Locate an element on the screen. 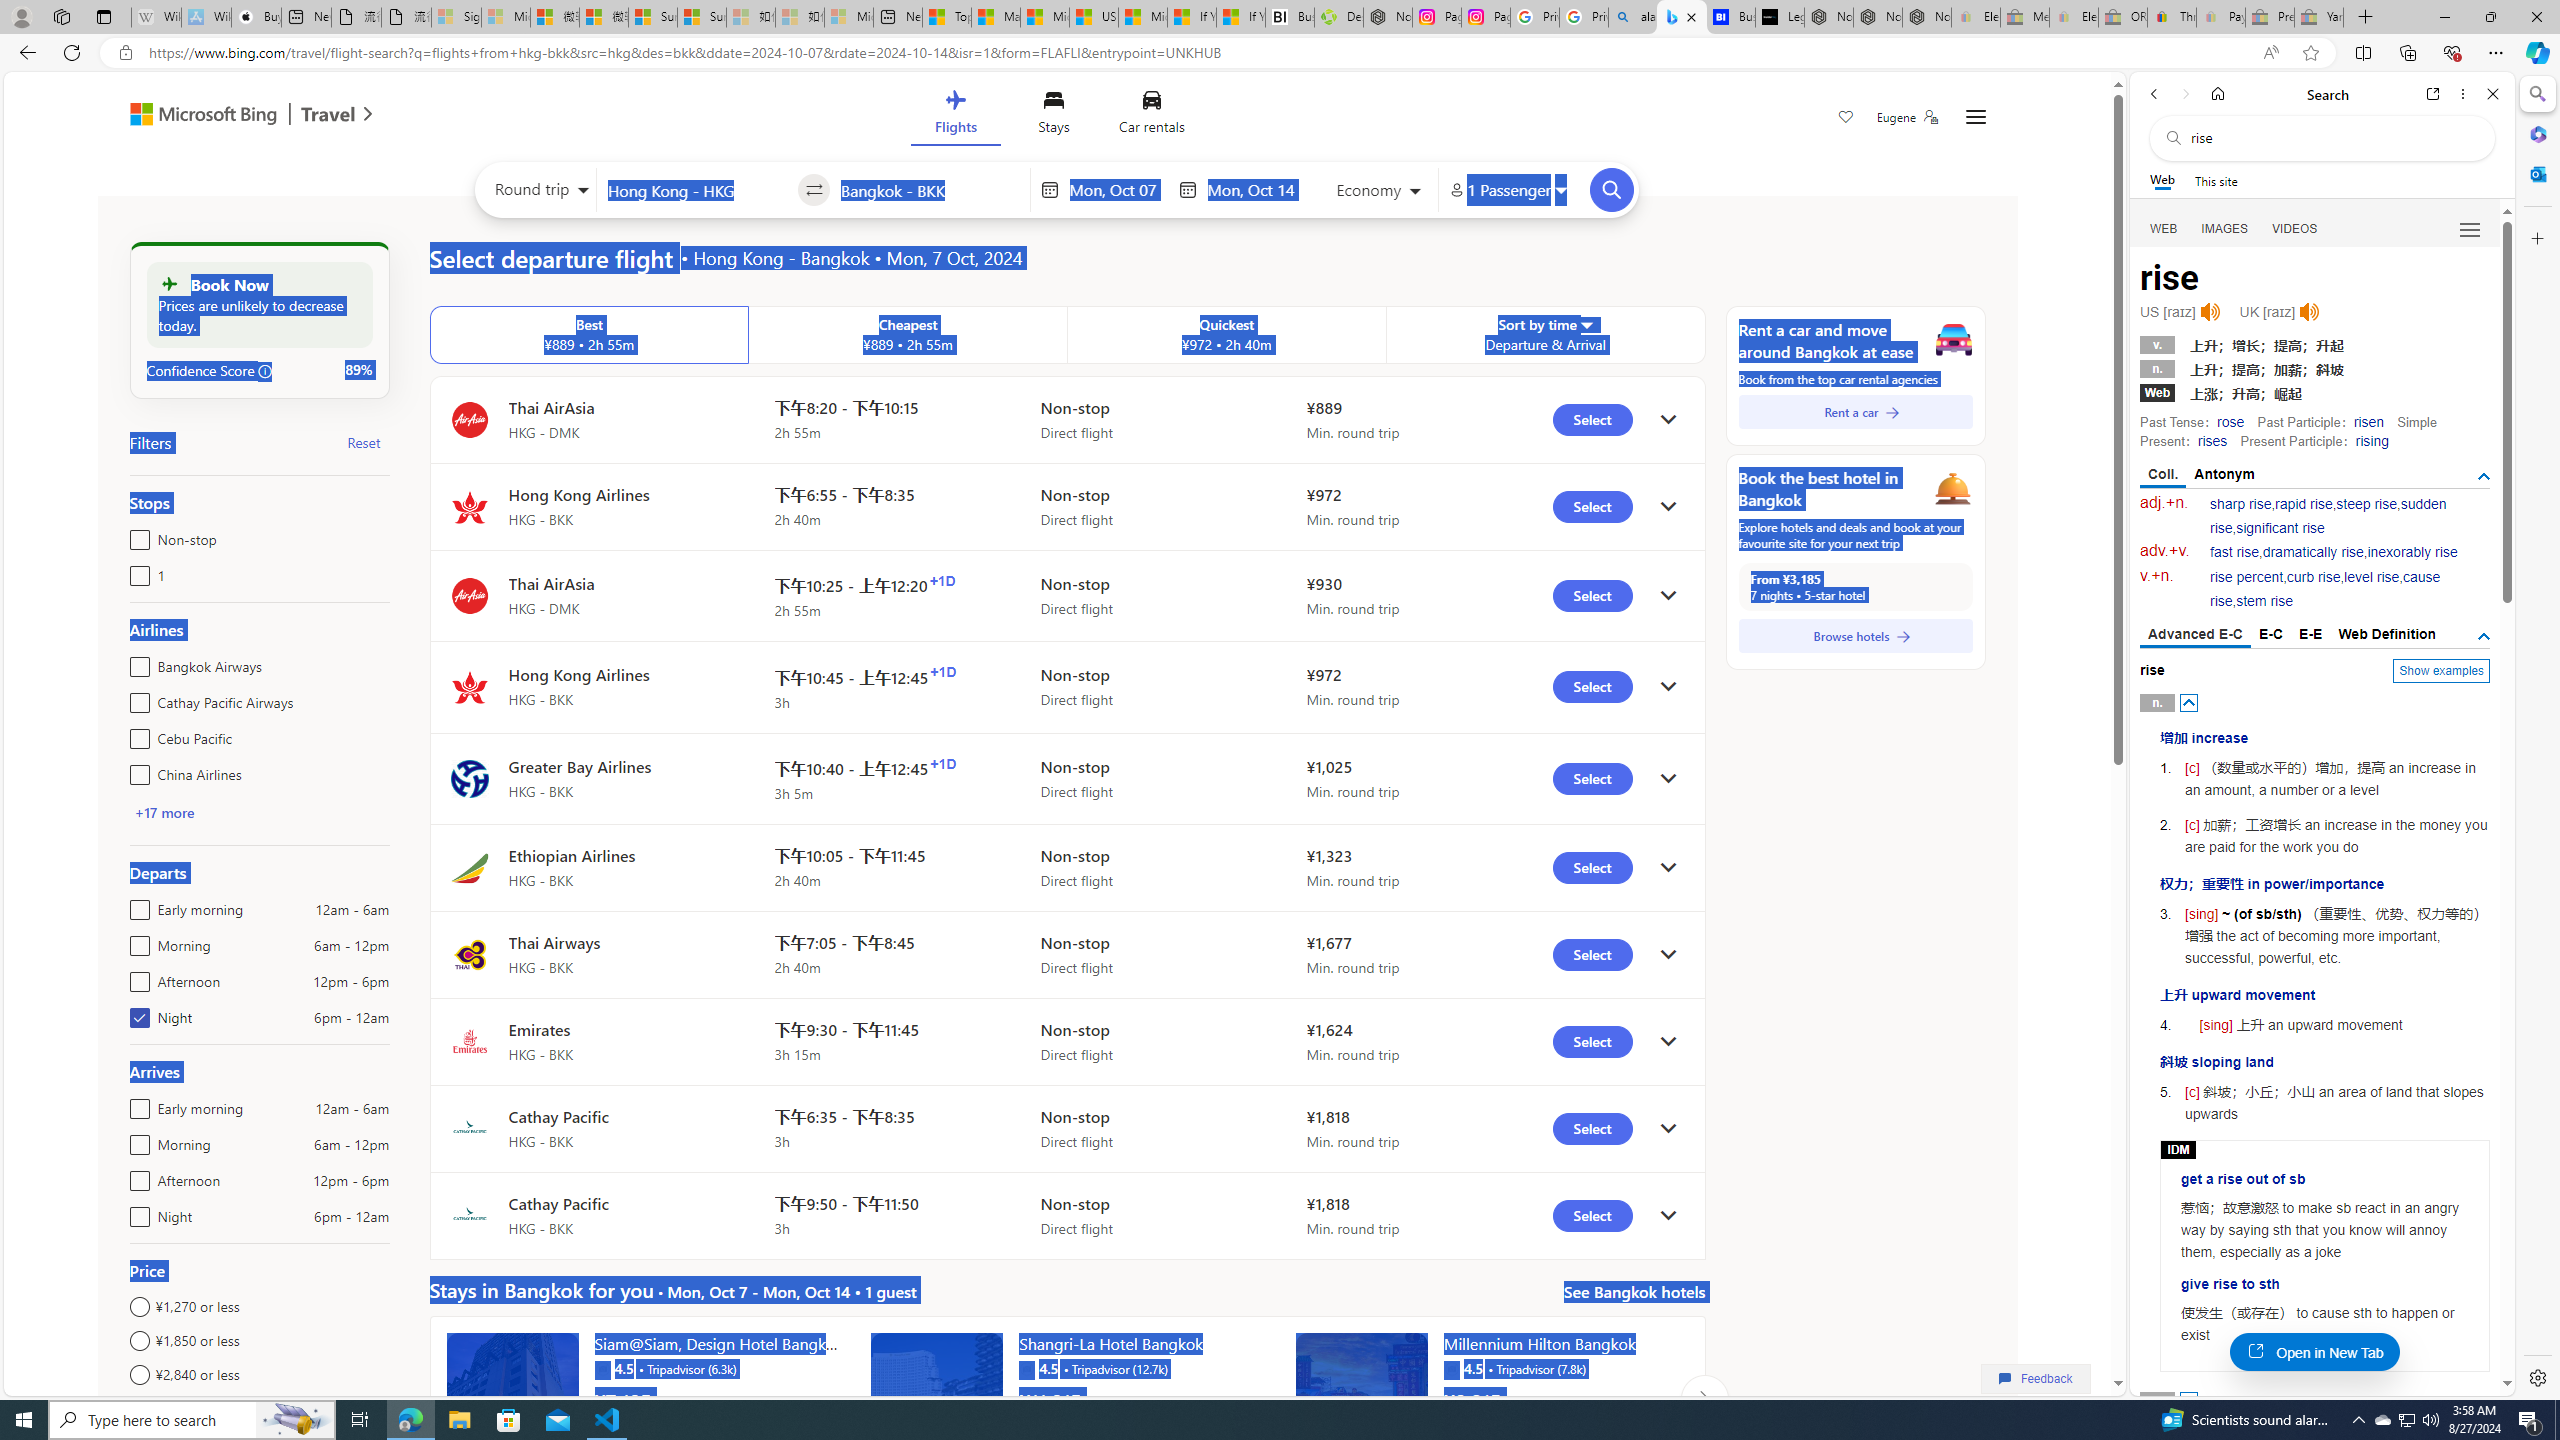  'Class: msft-travel-logo' is located at coordinates (327, 114).